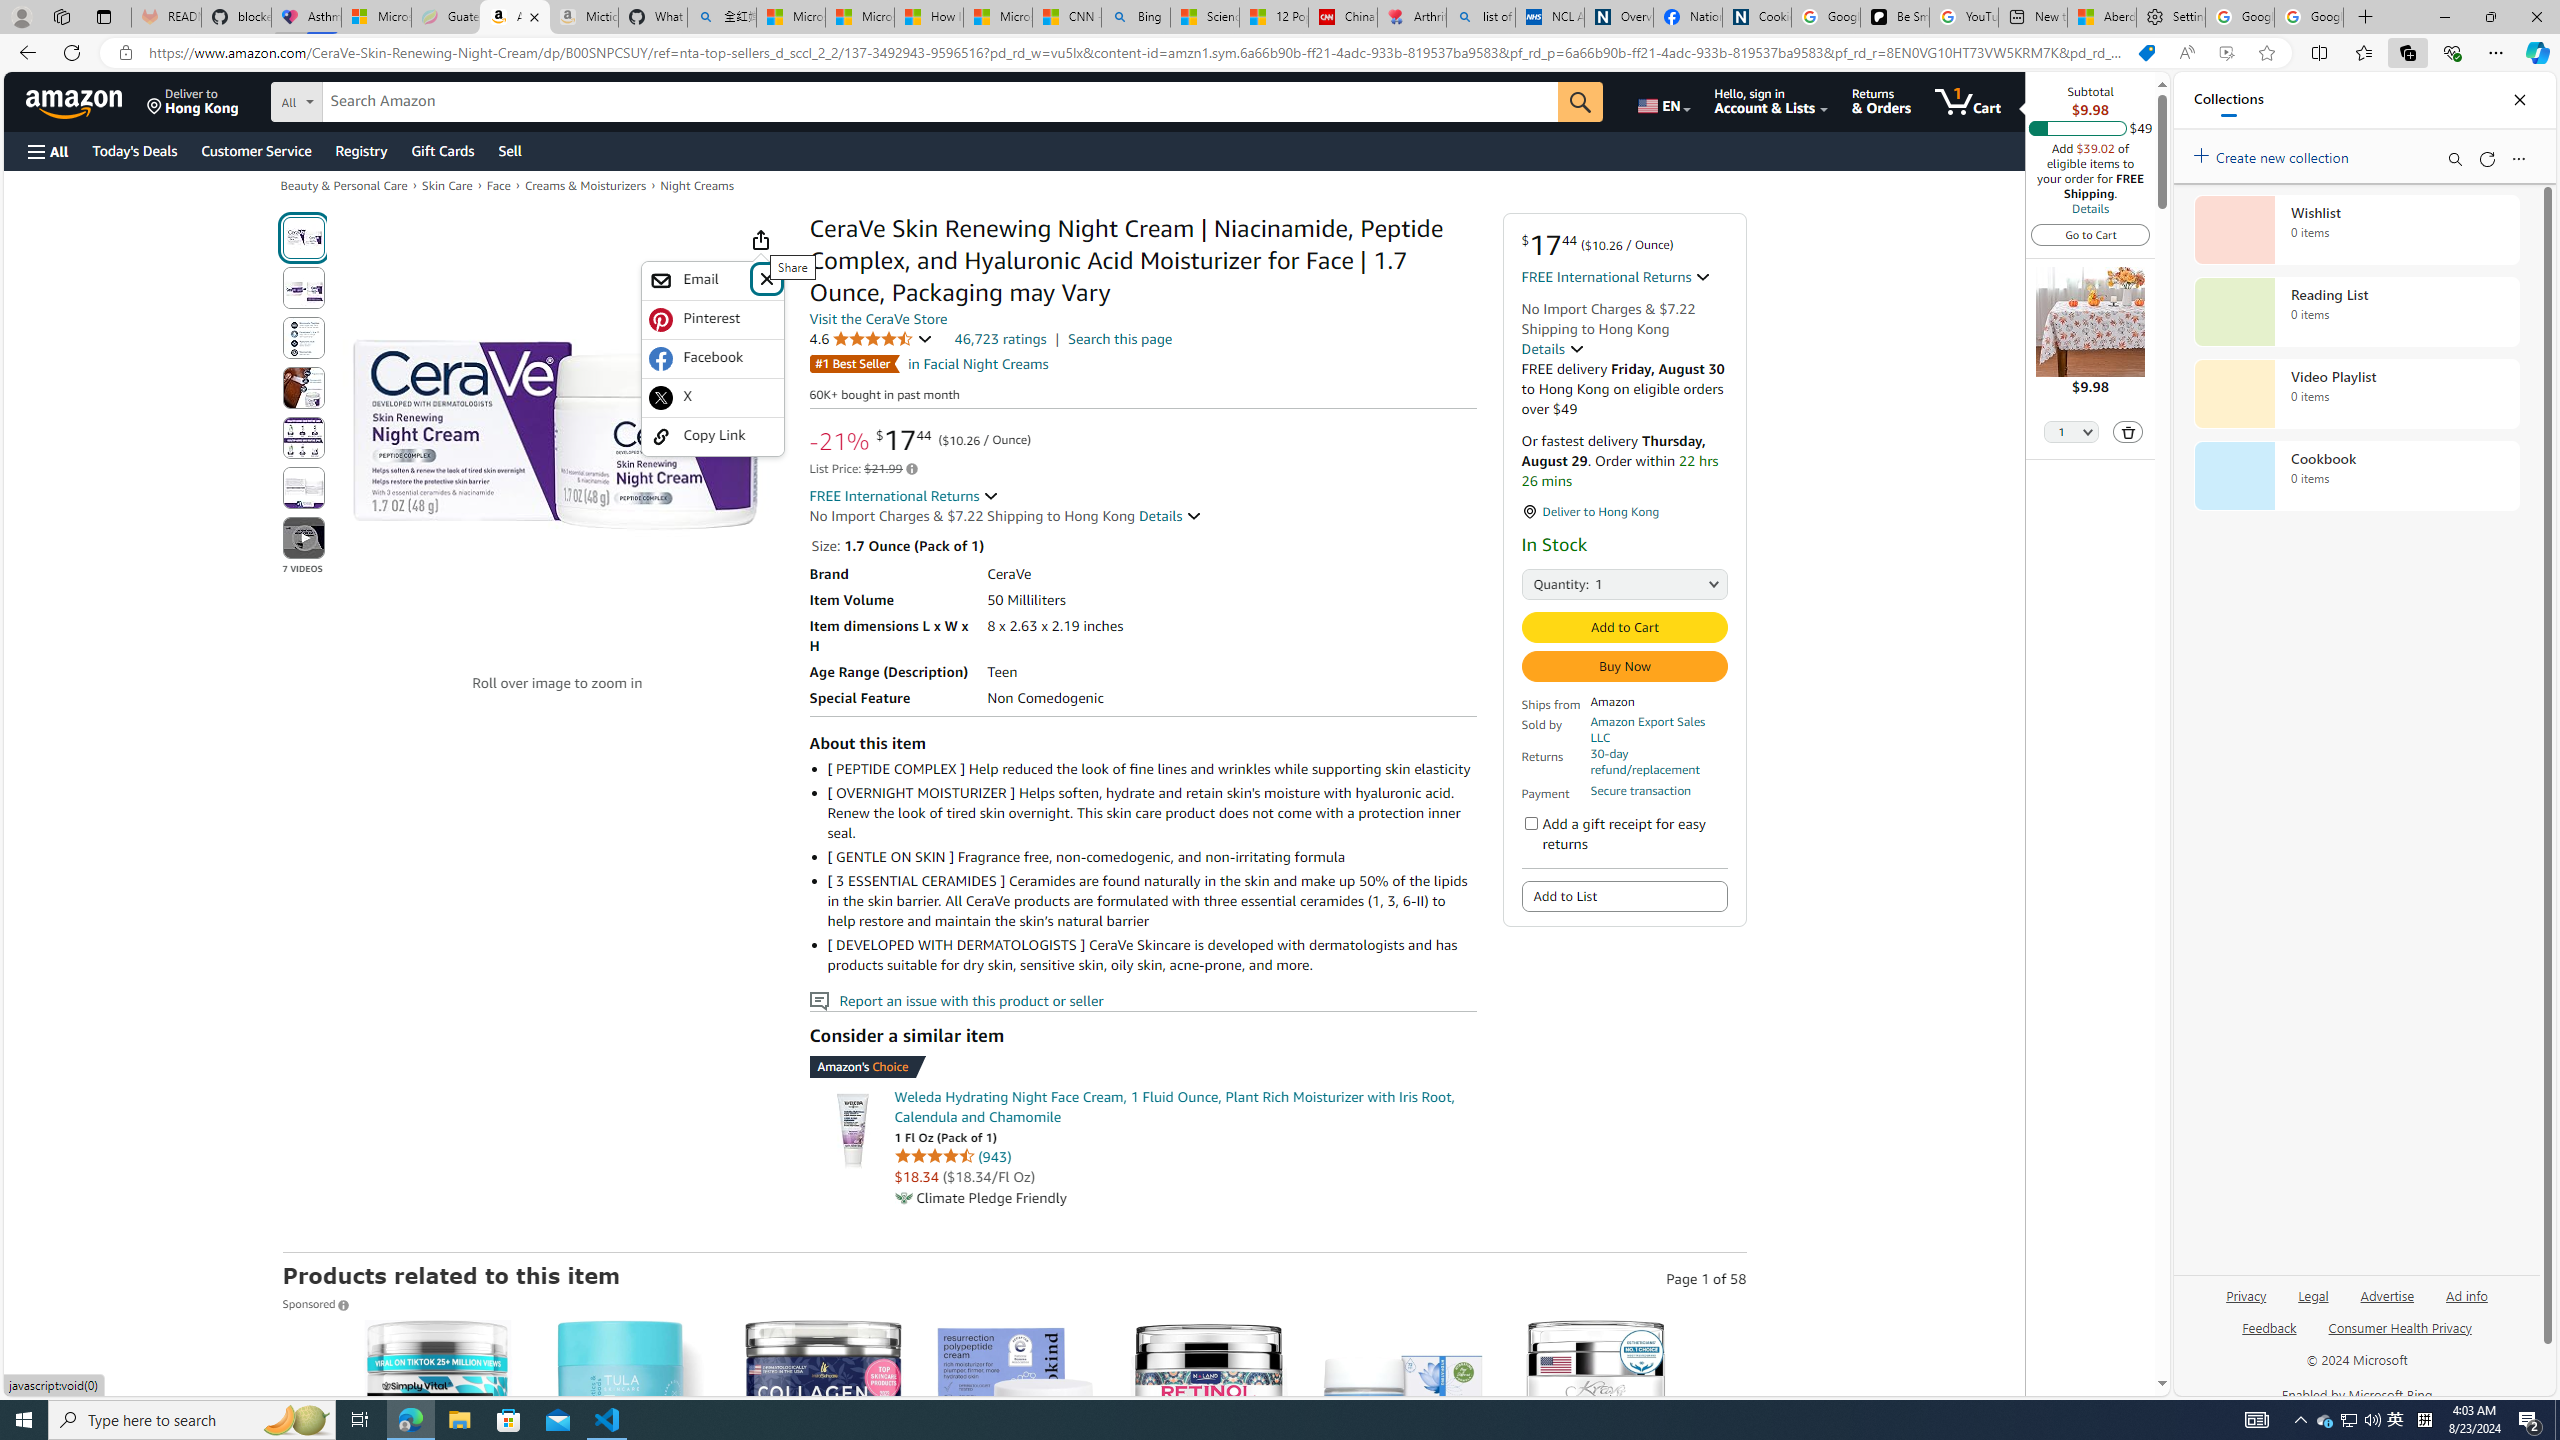 The width and height of the screenshot is (2560, 1440). What do you see at coordinates (712, 357) in the screenshot?
I see `'Facebook'` at bounding box center [712, 357].